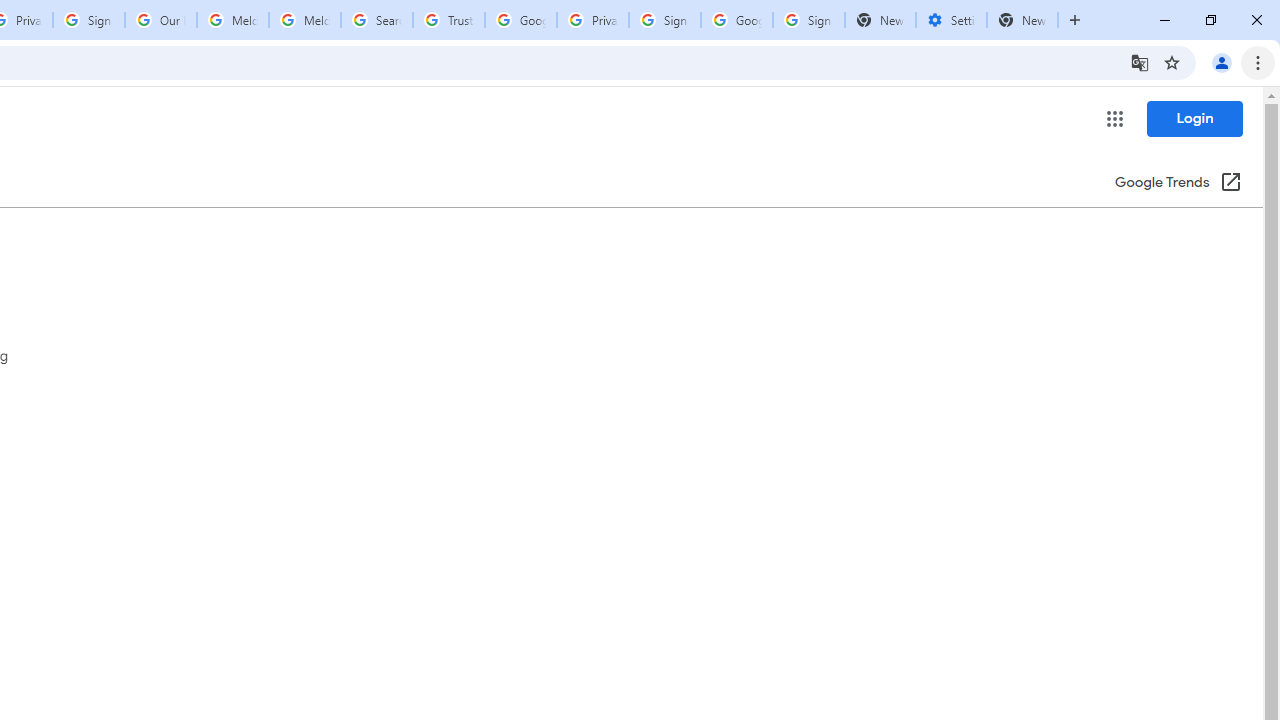 The image size is (1280, 720). Describe the element at coordinates (520, 20) in the screenshot. I see `'Google Ads - Sign in'` at that location.